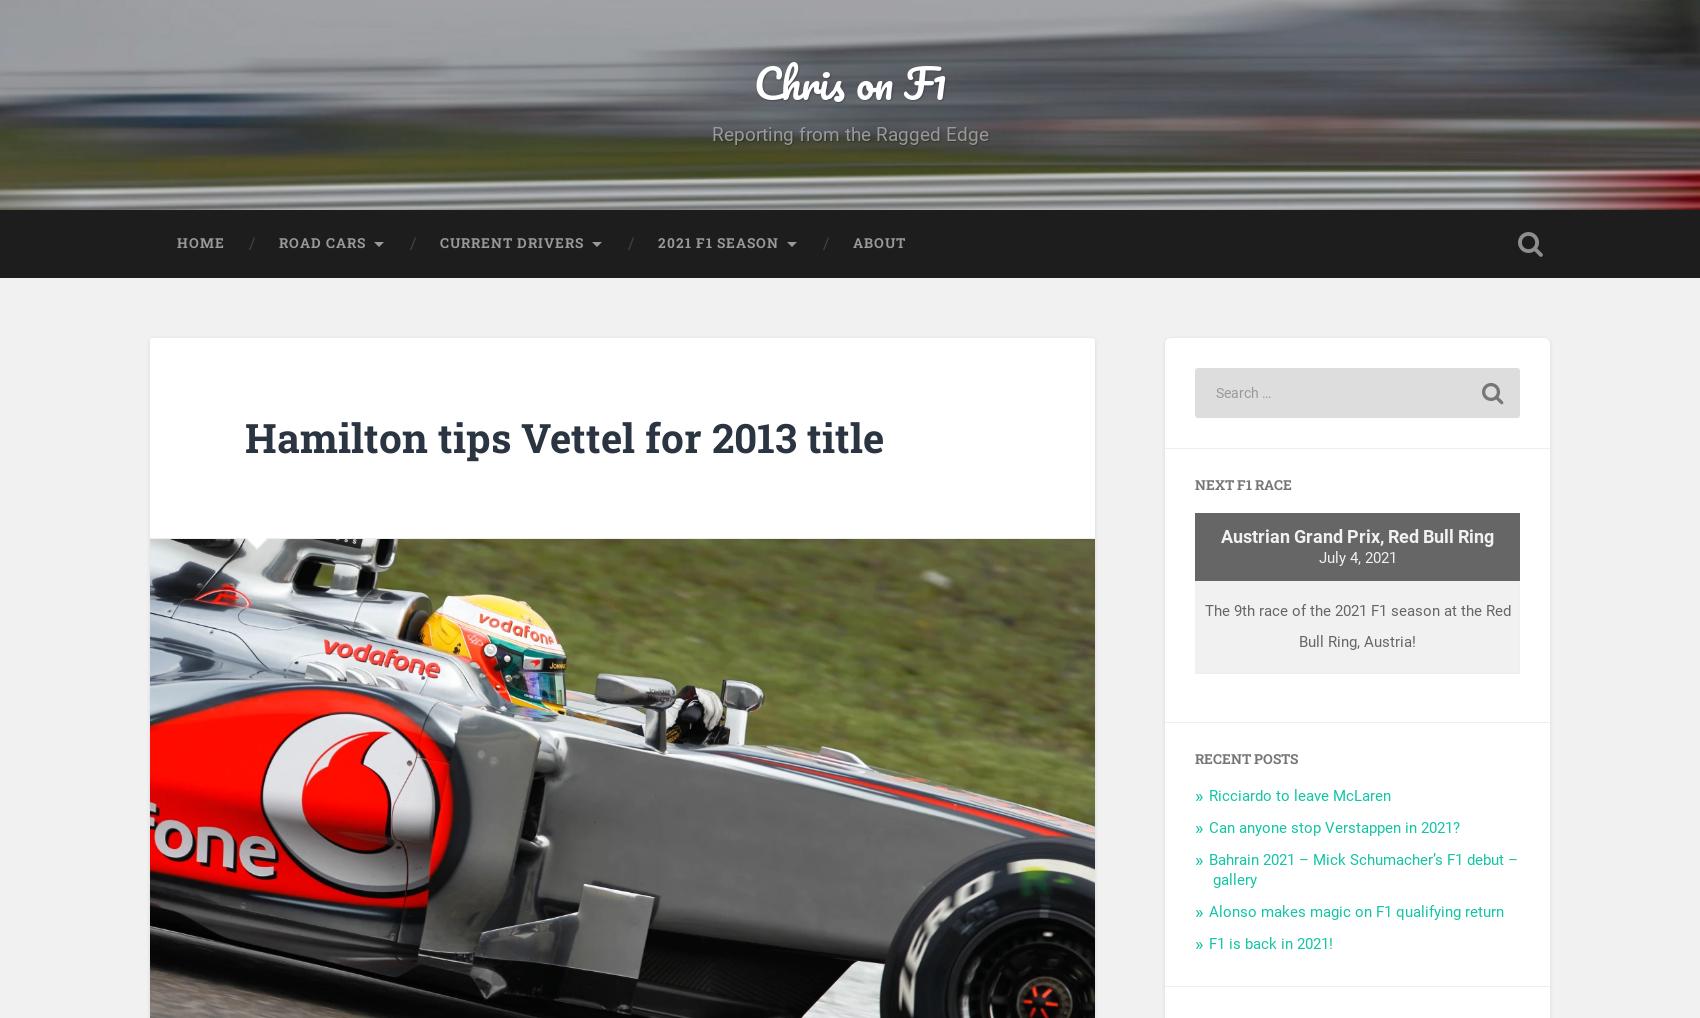 The height and width of the screenshot is (1018, 1700). What do you see at coordinates (850, 89) in the screenshot?
I see `'Chris on F1'` at bounding box center [850, 89].